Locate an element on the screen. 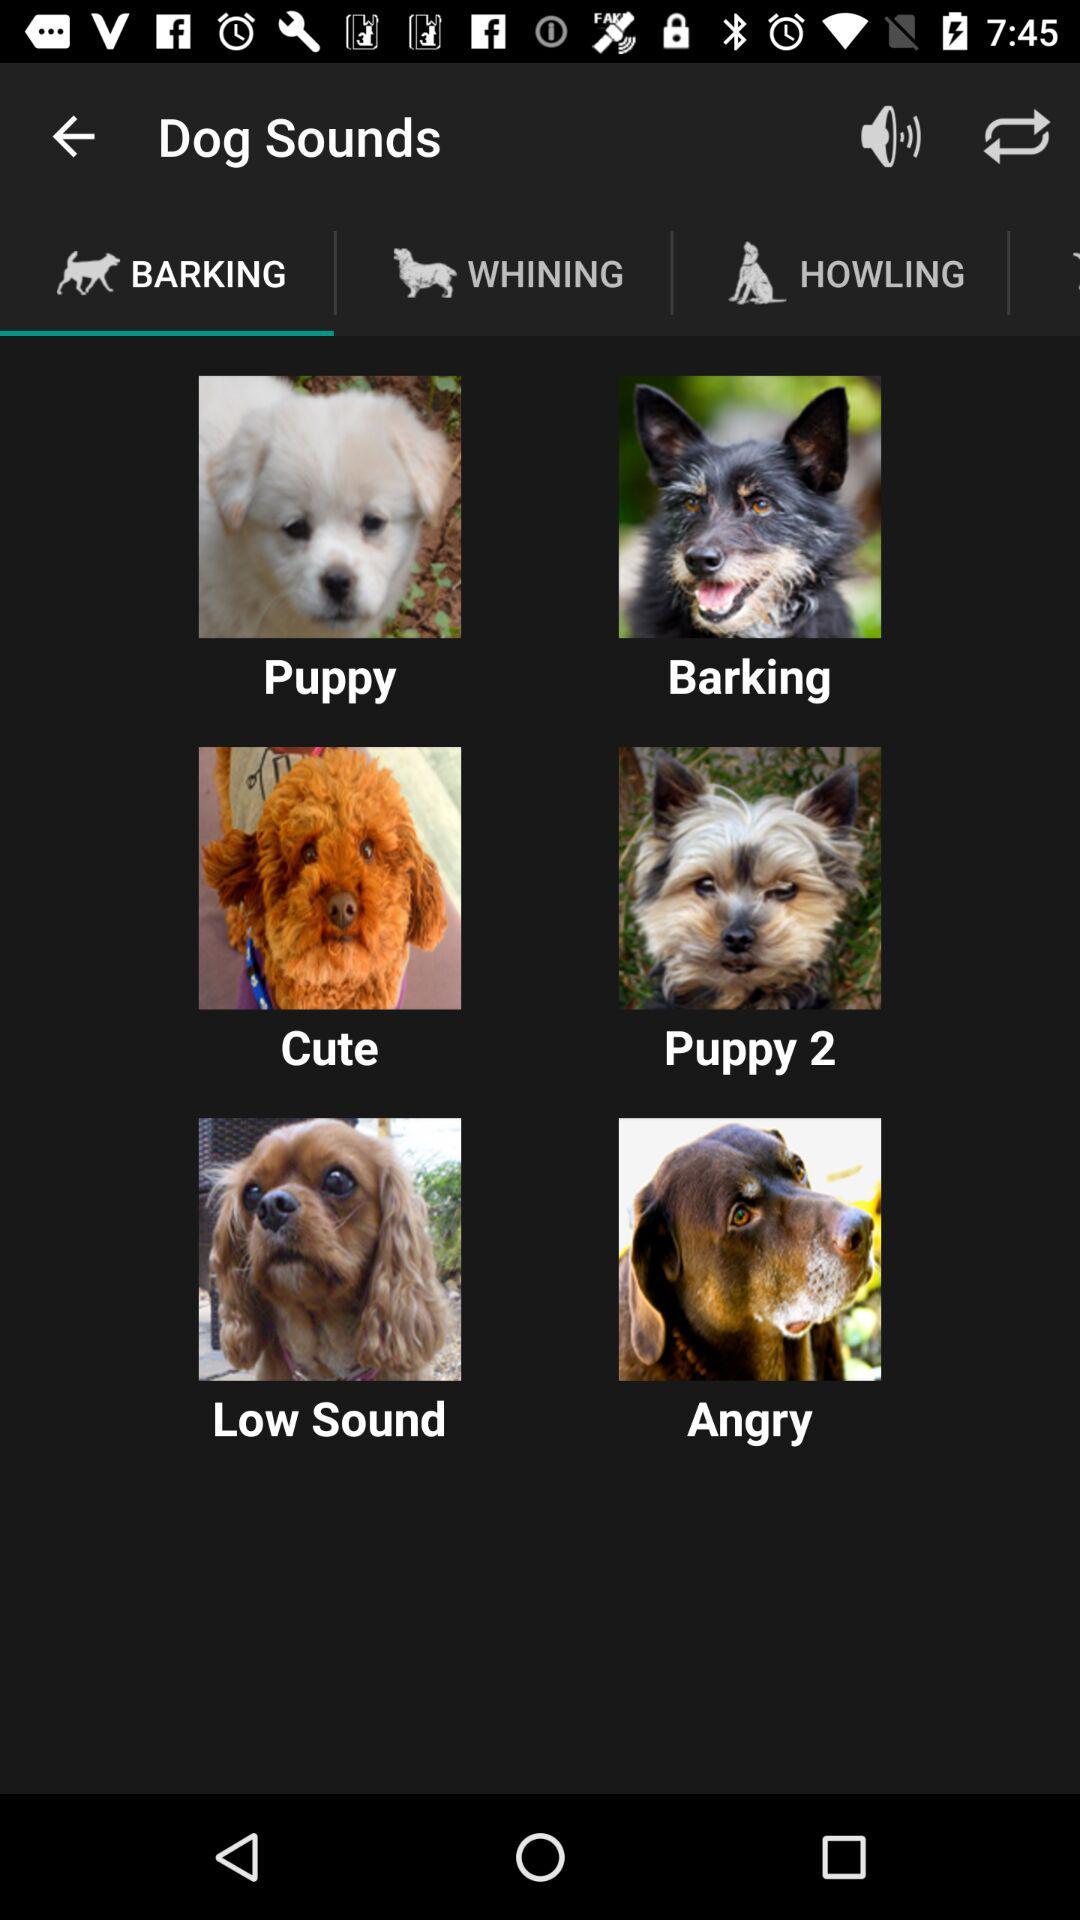 Image resolution: width=1080 pixels, height=1920 pixels. angry dog icon is located at coordinates (749, 1248).